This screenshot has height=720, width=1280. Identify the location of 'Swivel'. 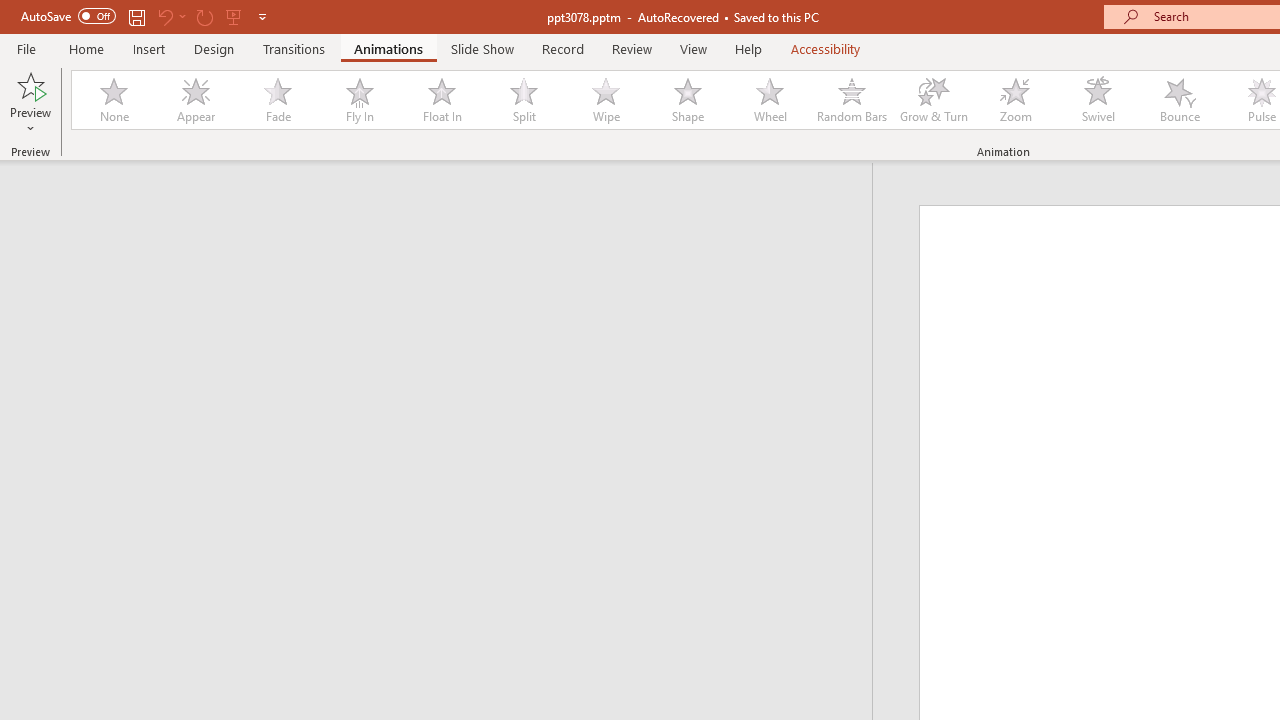
(1097, 100).